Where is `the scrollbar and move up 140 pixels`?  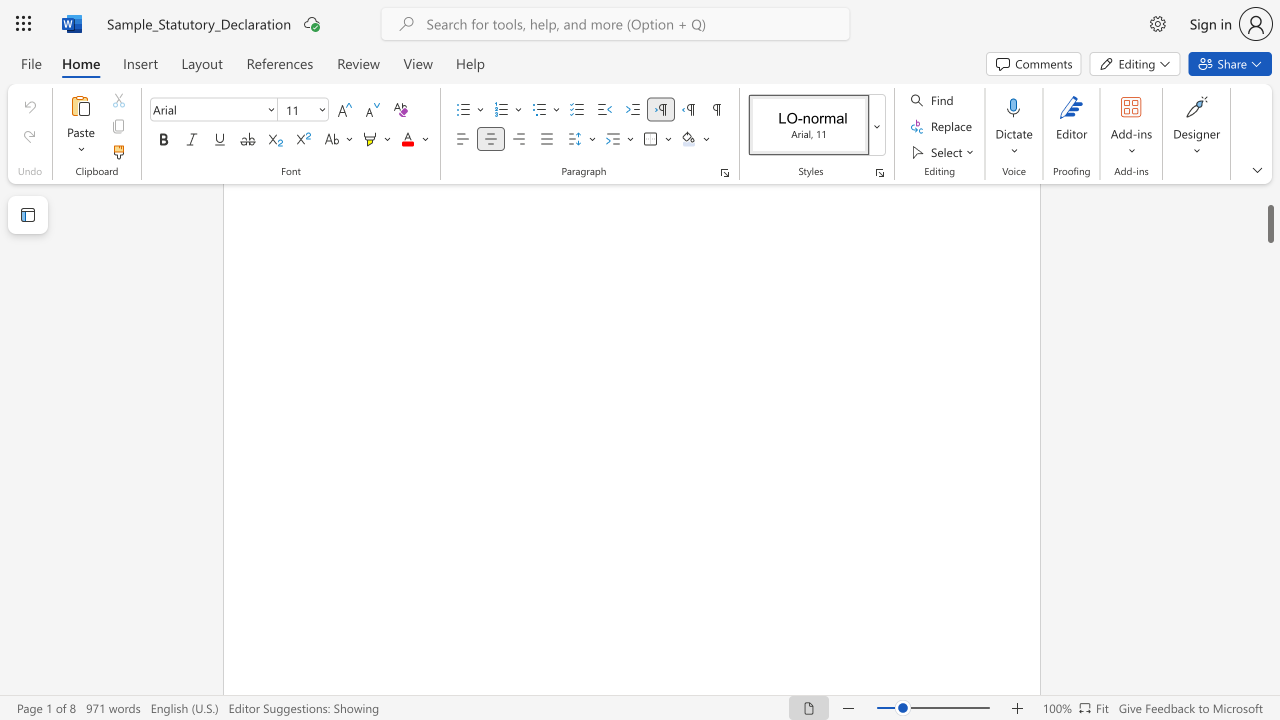
the scrollbar and move up 140 pixels is located at coordinates (1269, 214).